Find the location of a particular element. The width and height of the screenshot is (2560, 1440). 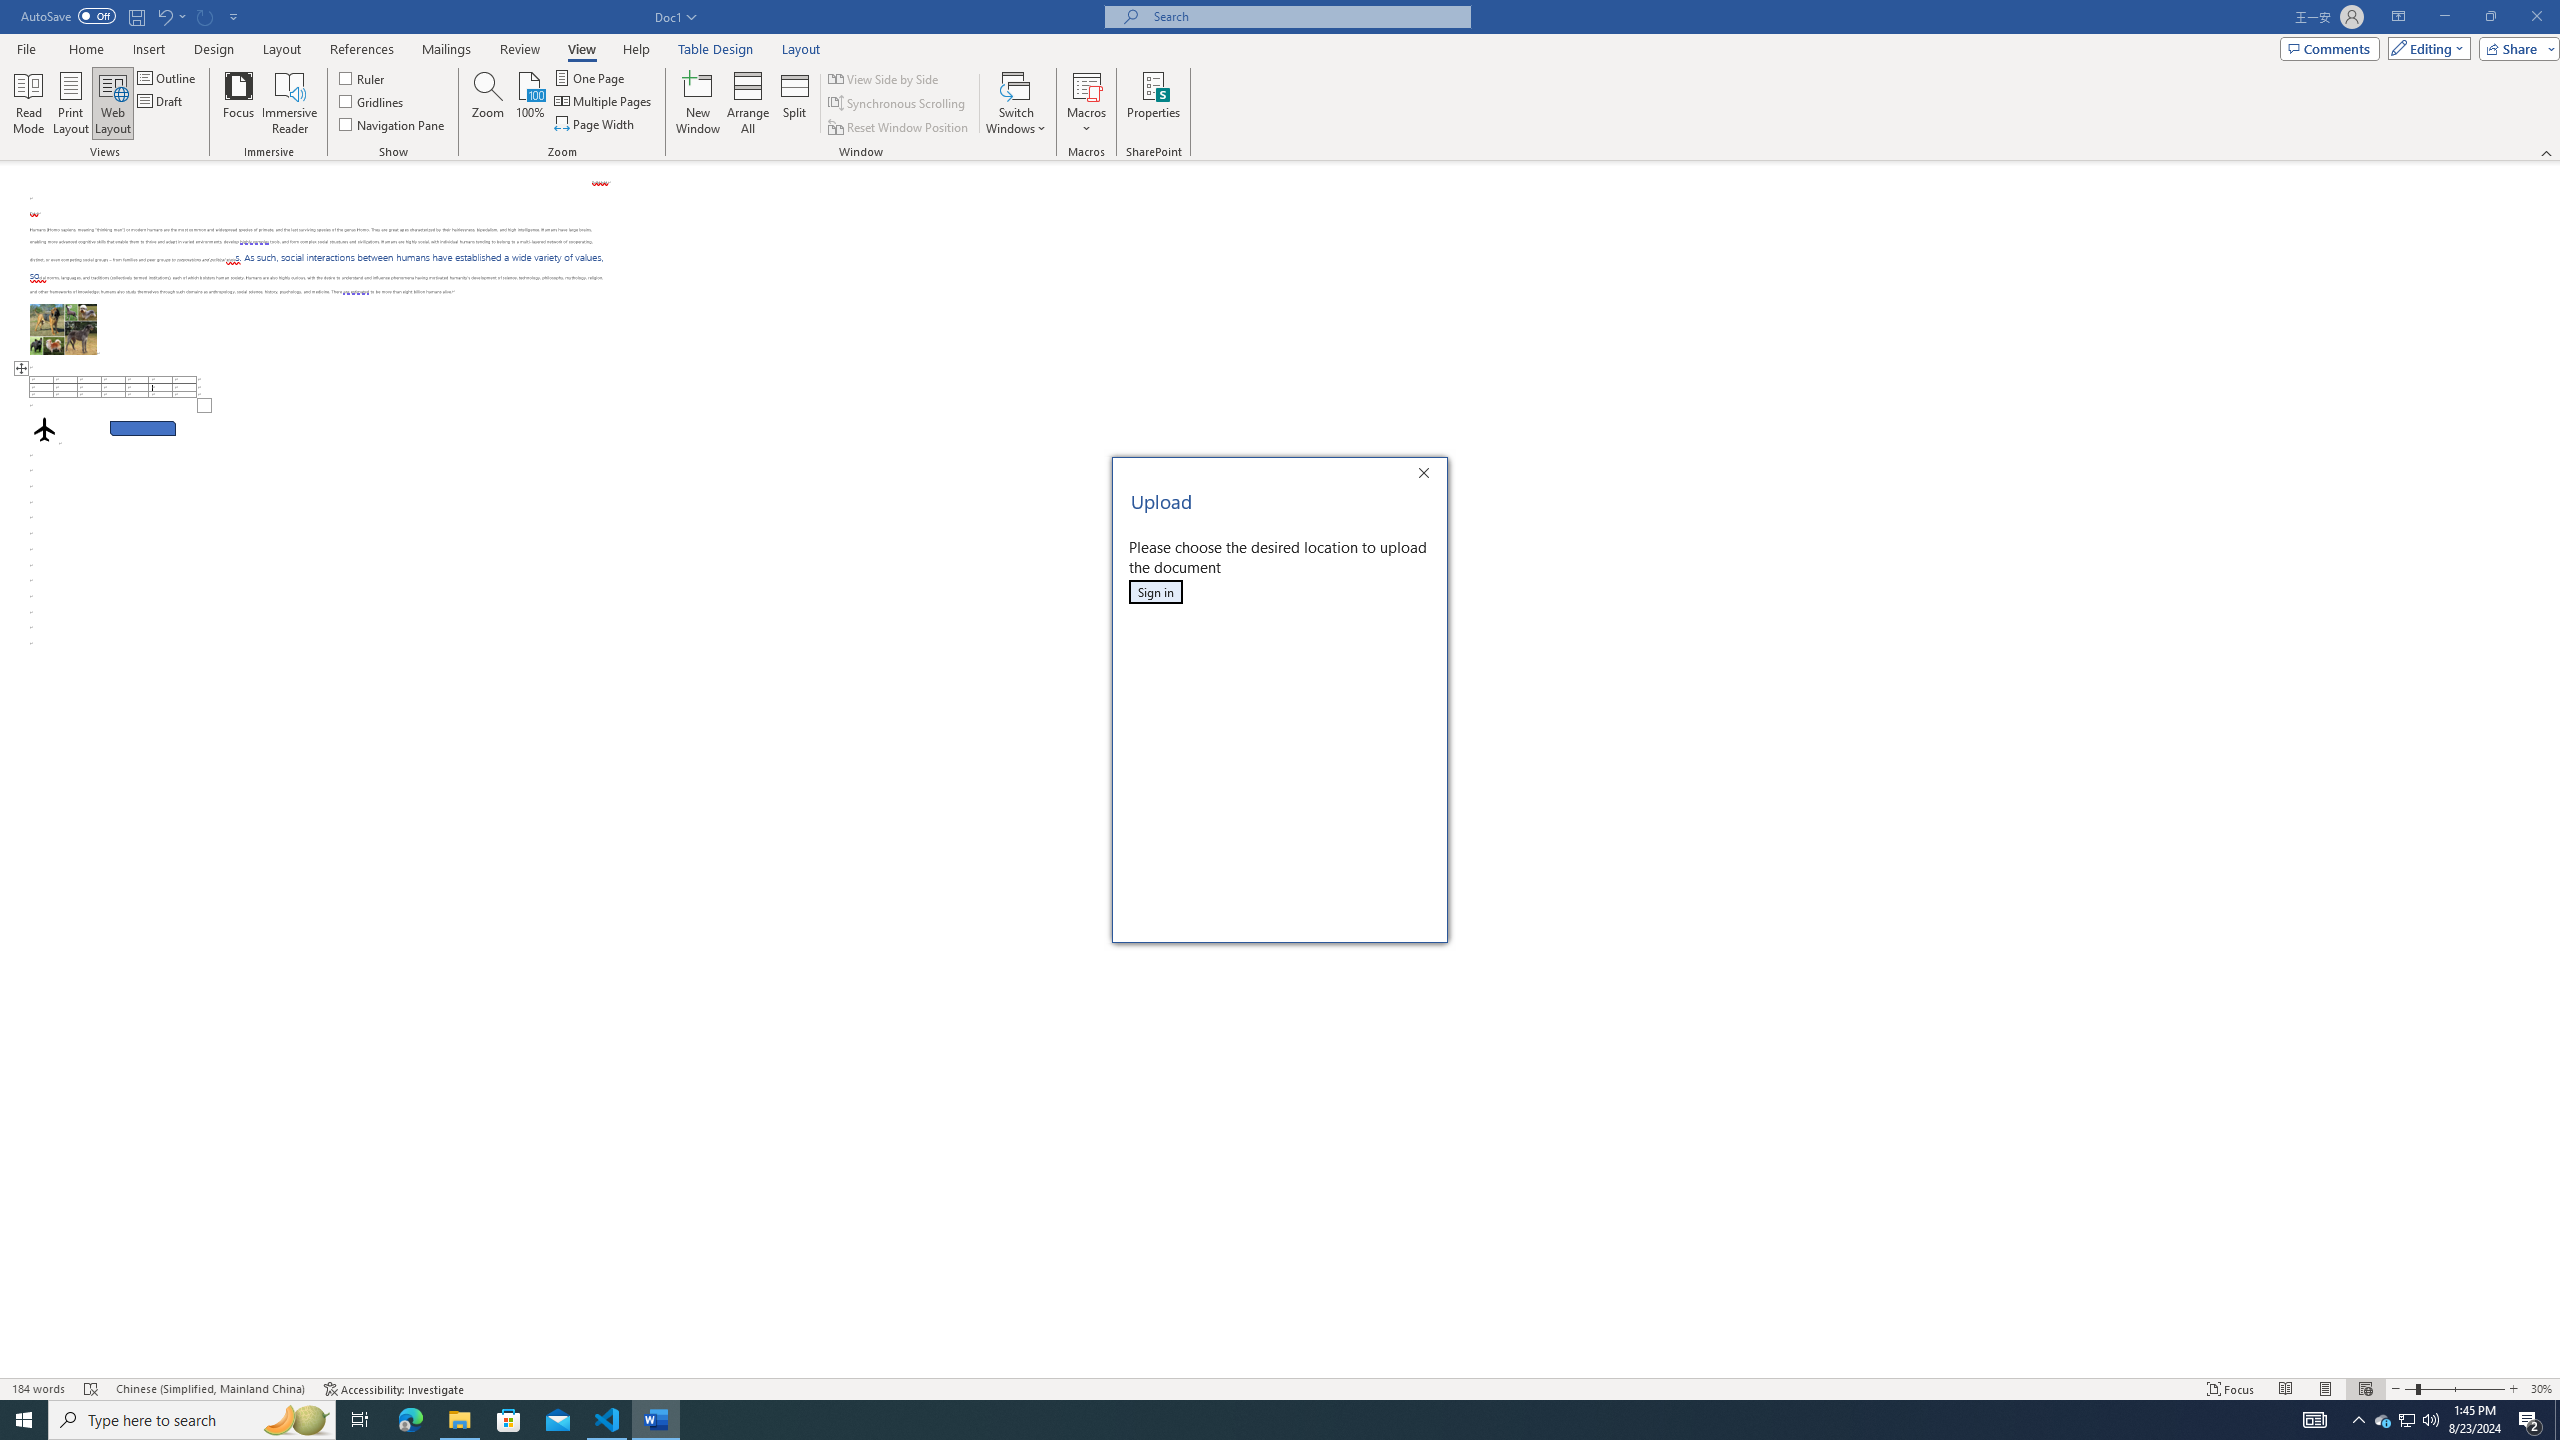

'Navigation Pane' is located at coordinates (391, 122).